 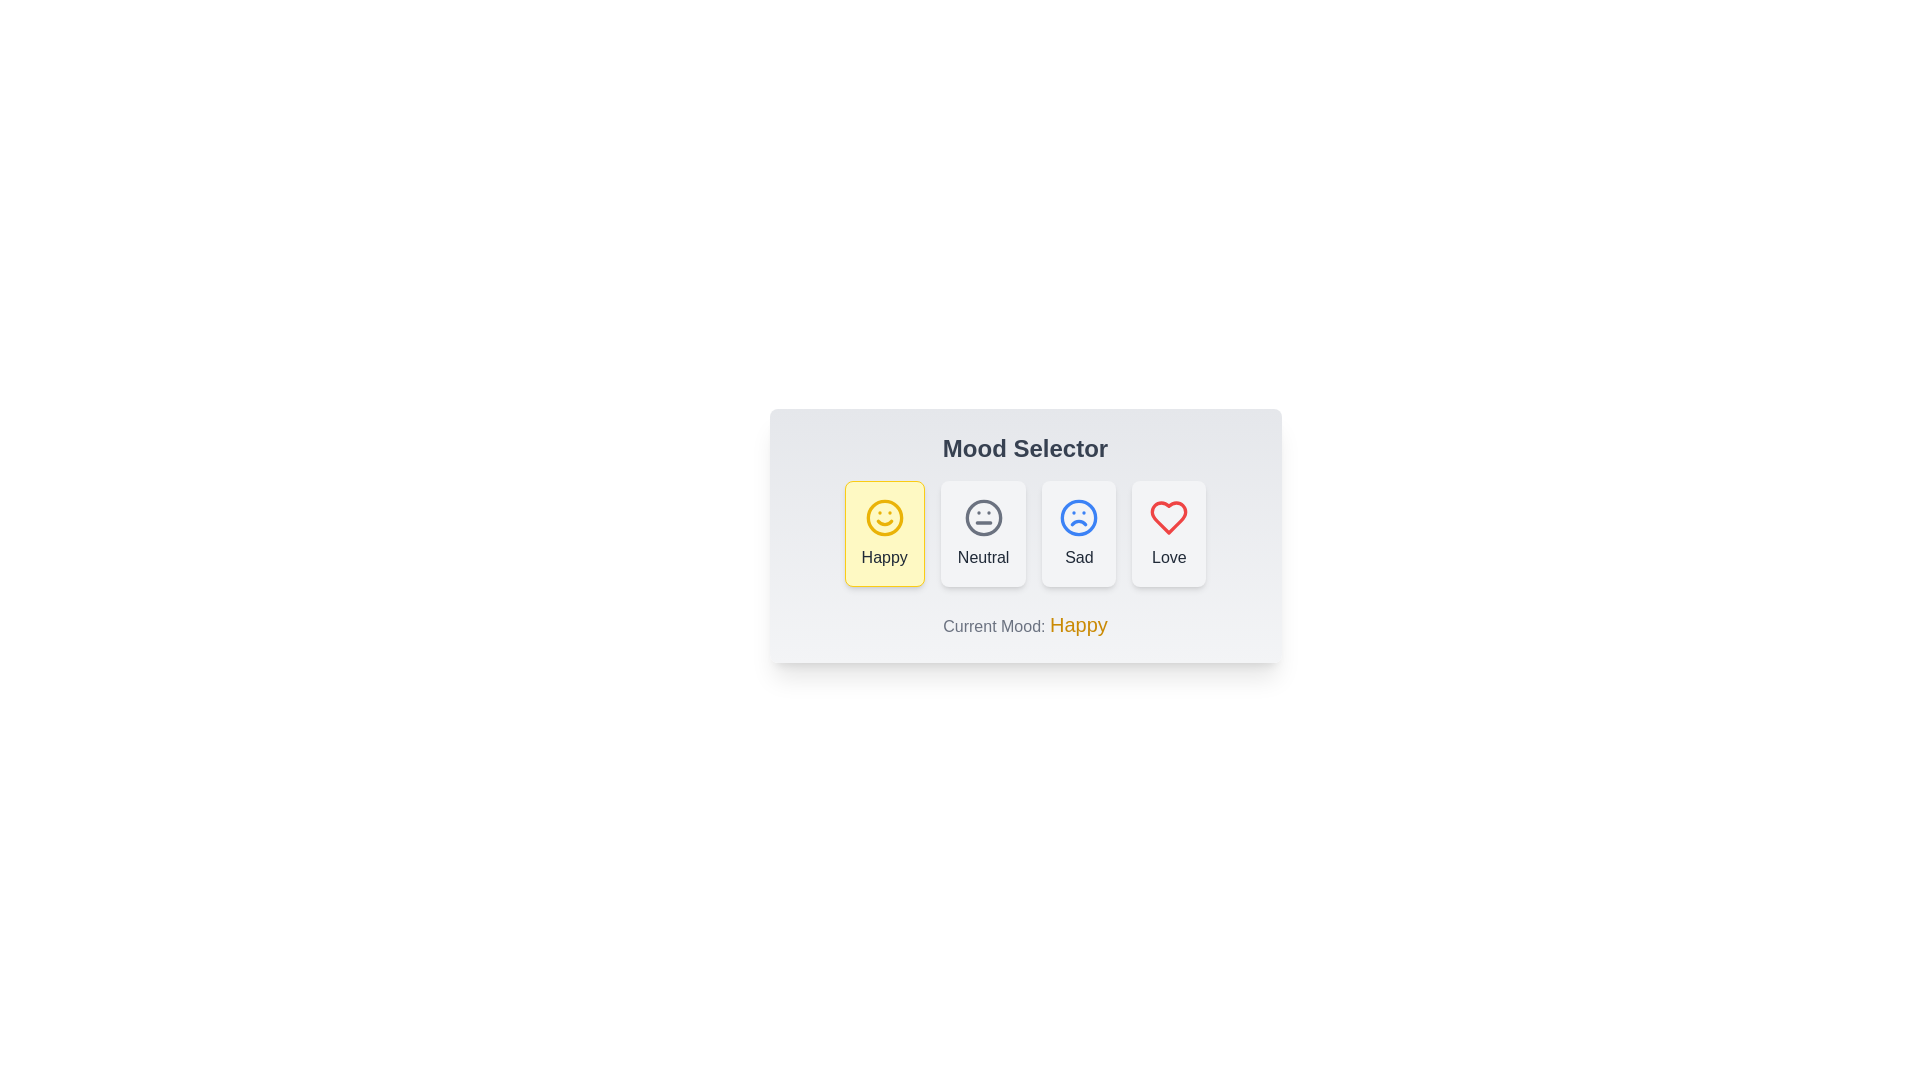 What do you see at coordinates (1078, 532) in the screenshot?
I see `the button corresponding to the mood Sad` at bounding box center [1078, 532].